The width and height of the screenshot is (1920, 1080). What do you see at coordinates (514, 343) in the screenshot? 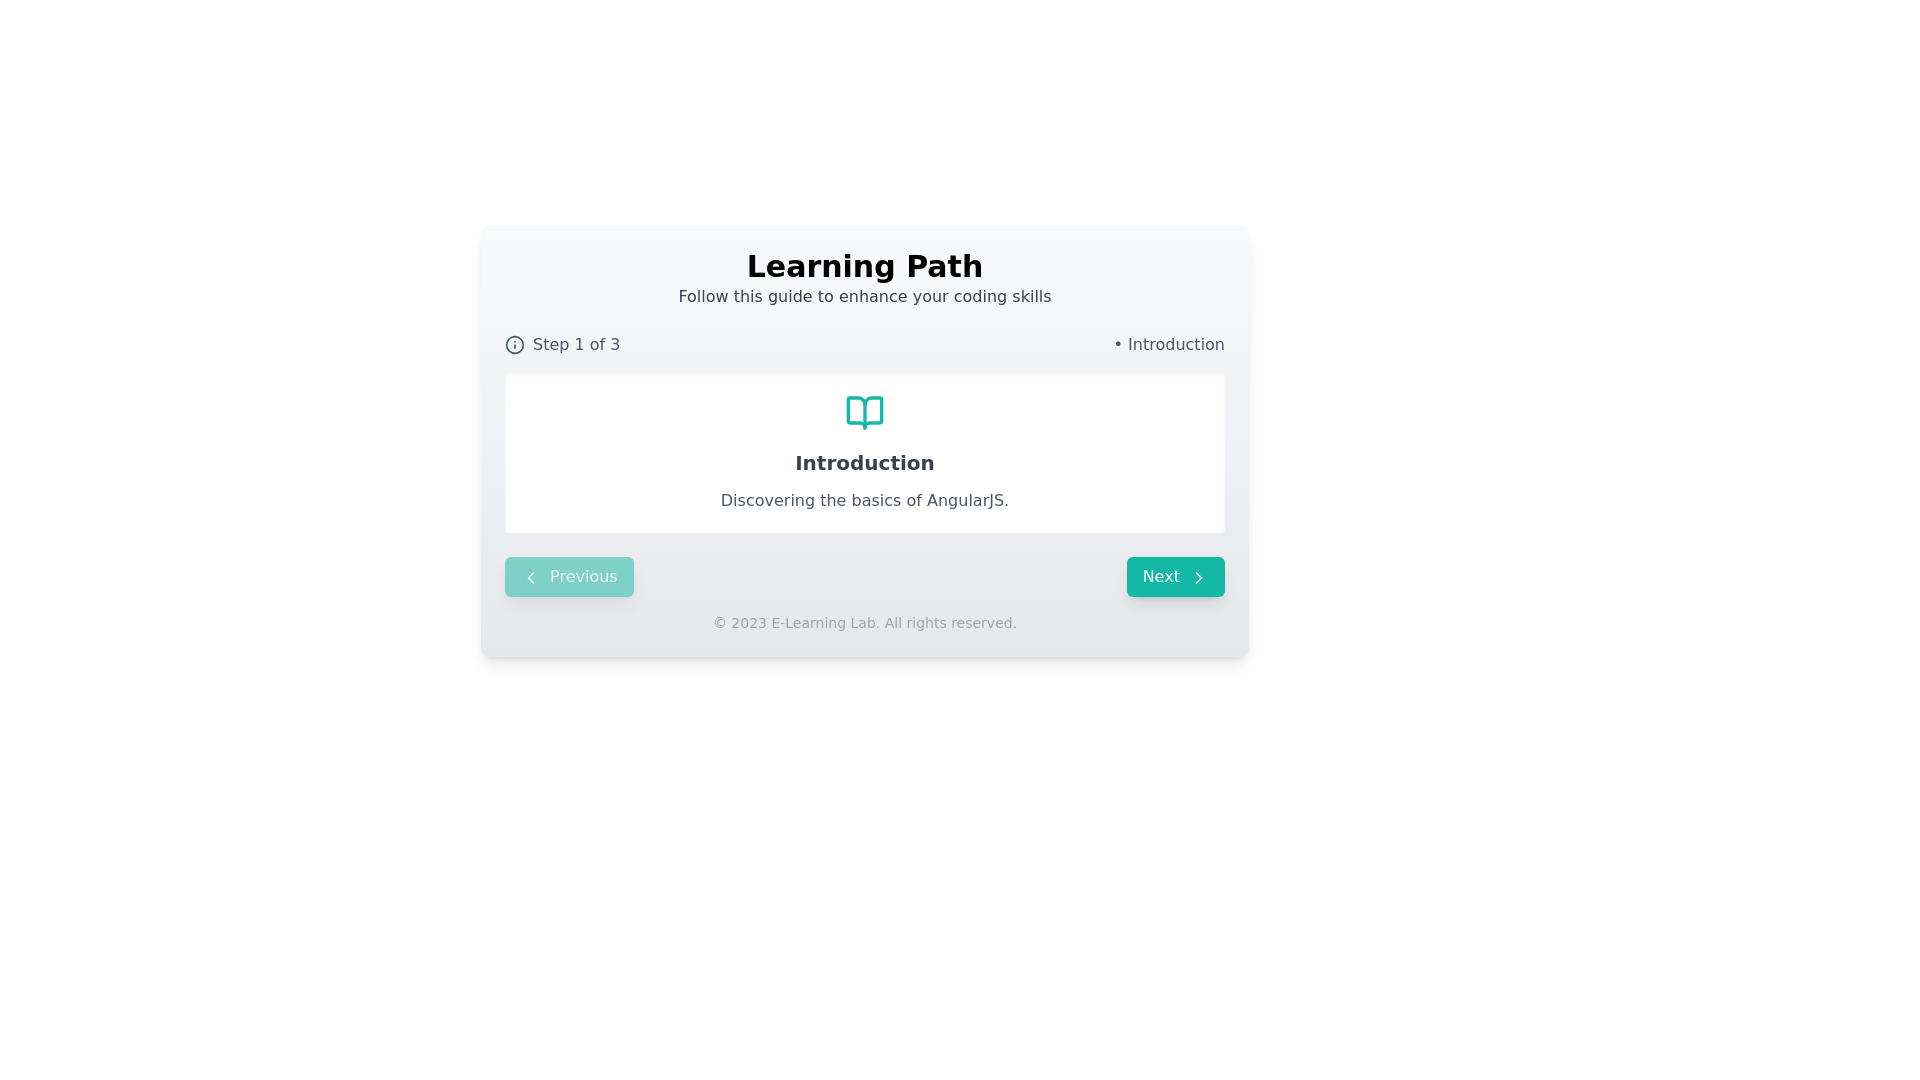
I see `the information icon, which is represented by a circle with a lowercase 'i' inside, located to the left of the text 'Step 1 of 3' in the top-left section of the interface` at bounding box center [514, 343].